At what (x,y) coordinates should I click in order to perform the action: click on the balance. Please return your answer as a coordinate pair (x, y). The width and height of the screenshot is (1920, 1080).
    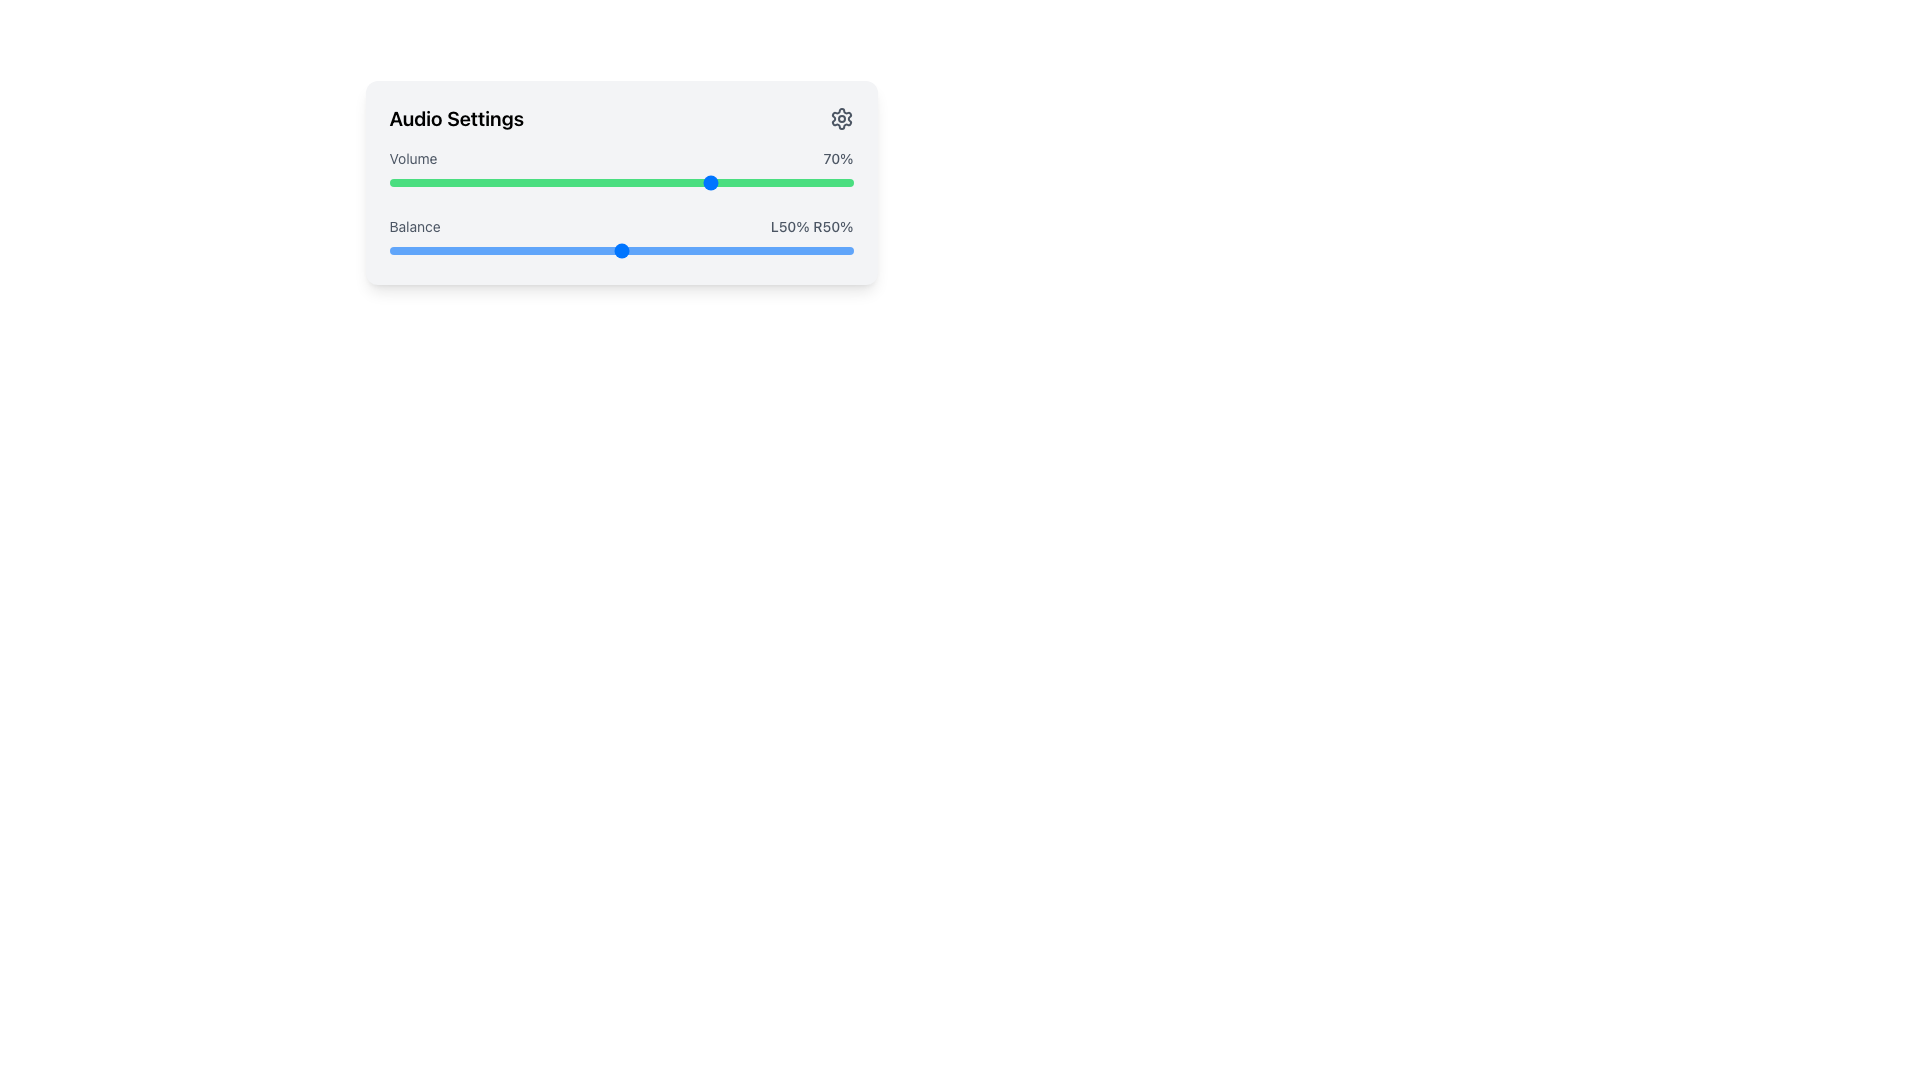
    Looking at the image, I should click on (551, 249).